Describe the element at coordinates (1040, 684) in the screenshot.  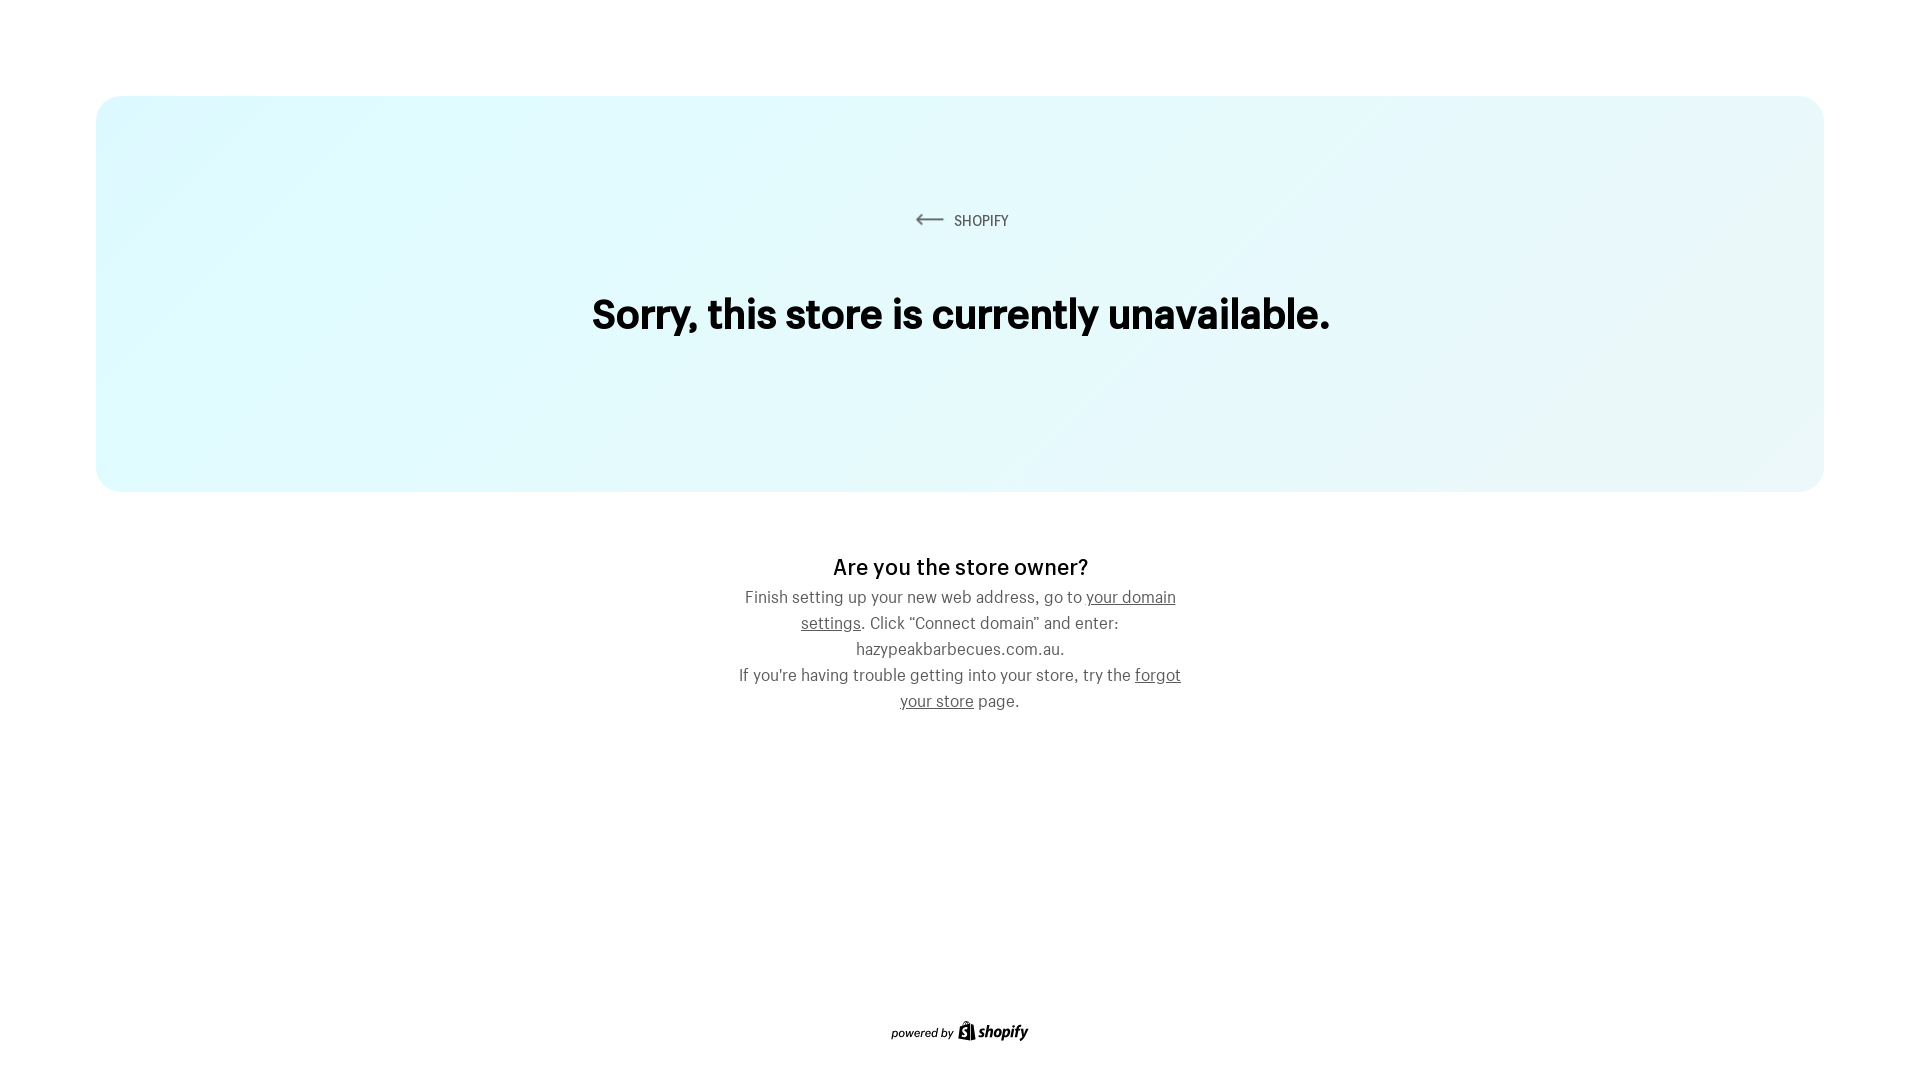
I see `'forgot your store'` at that location.